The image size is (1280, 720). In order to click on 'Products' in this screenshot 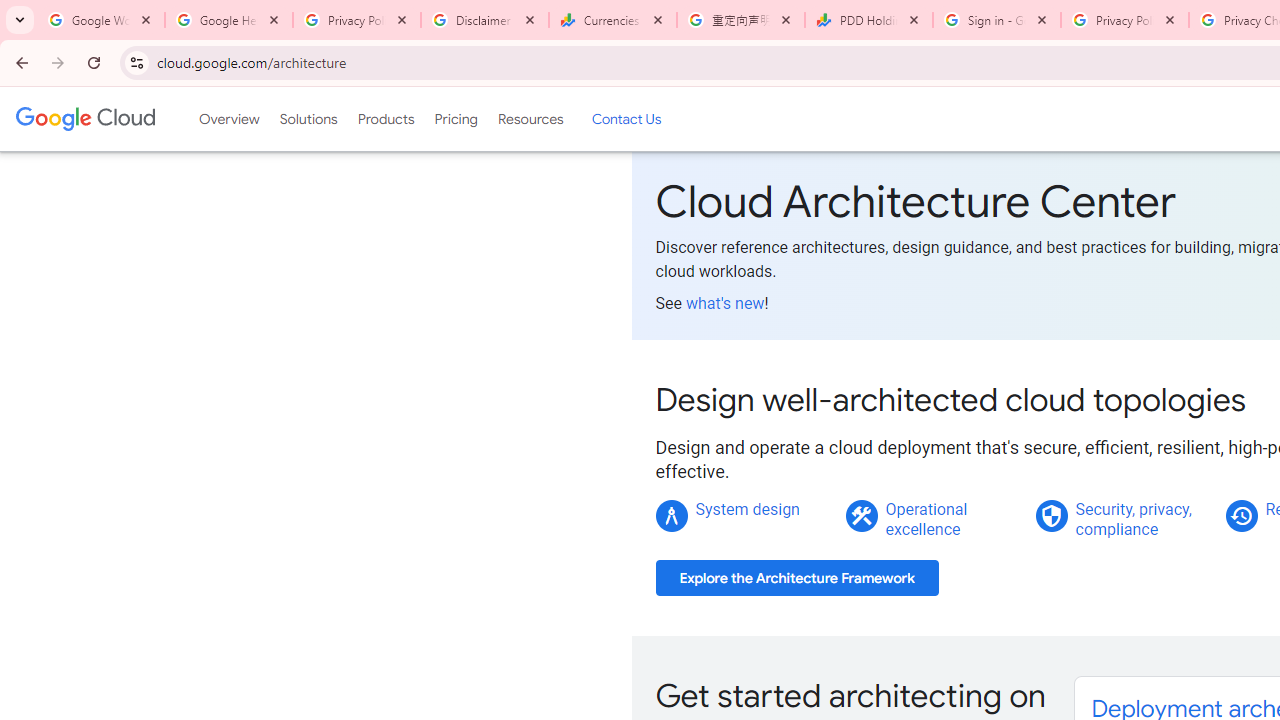, I will do `click(385, 119)`.